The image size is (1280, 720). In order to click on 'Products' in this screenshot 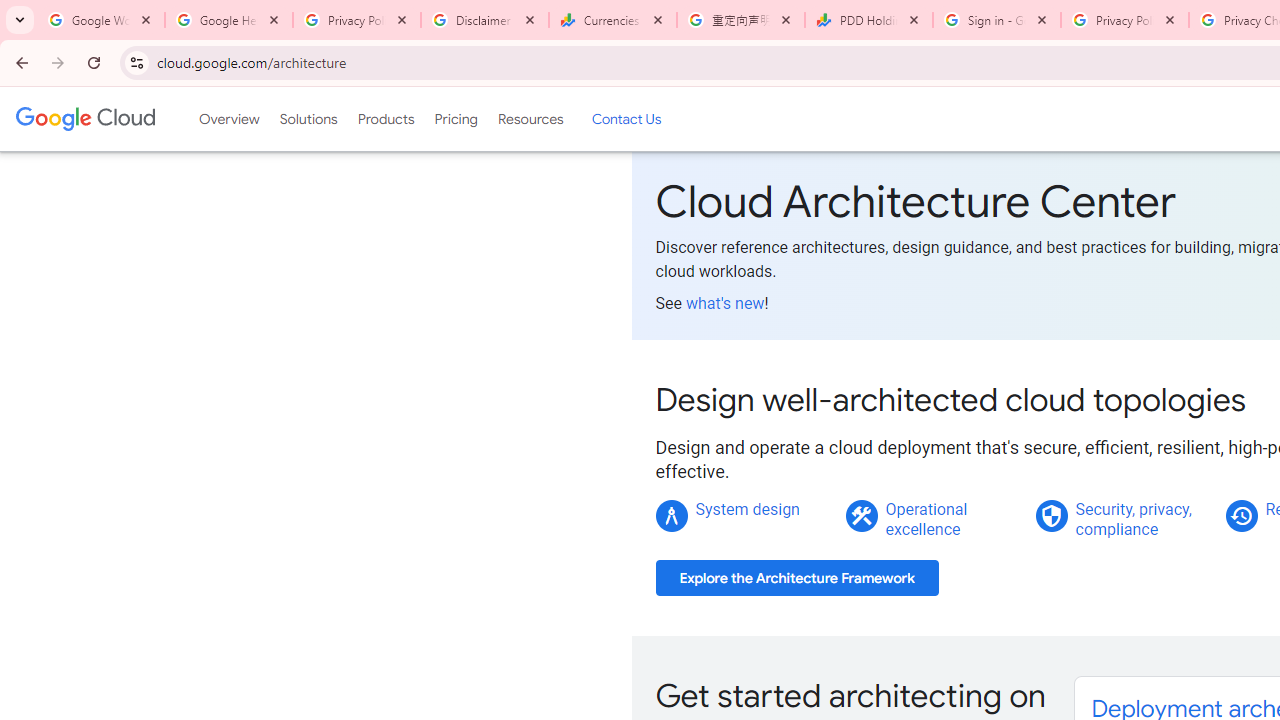, I will do `click(385, 119)`.